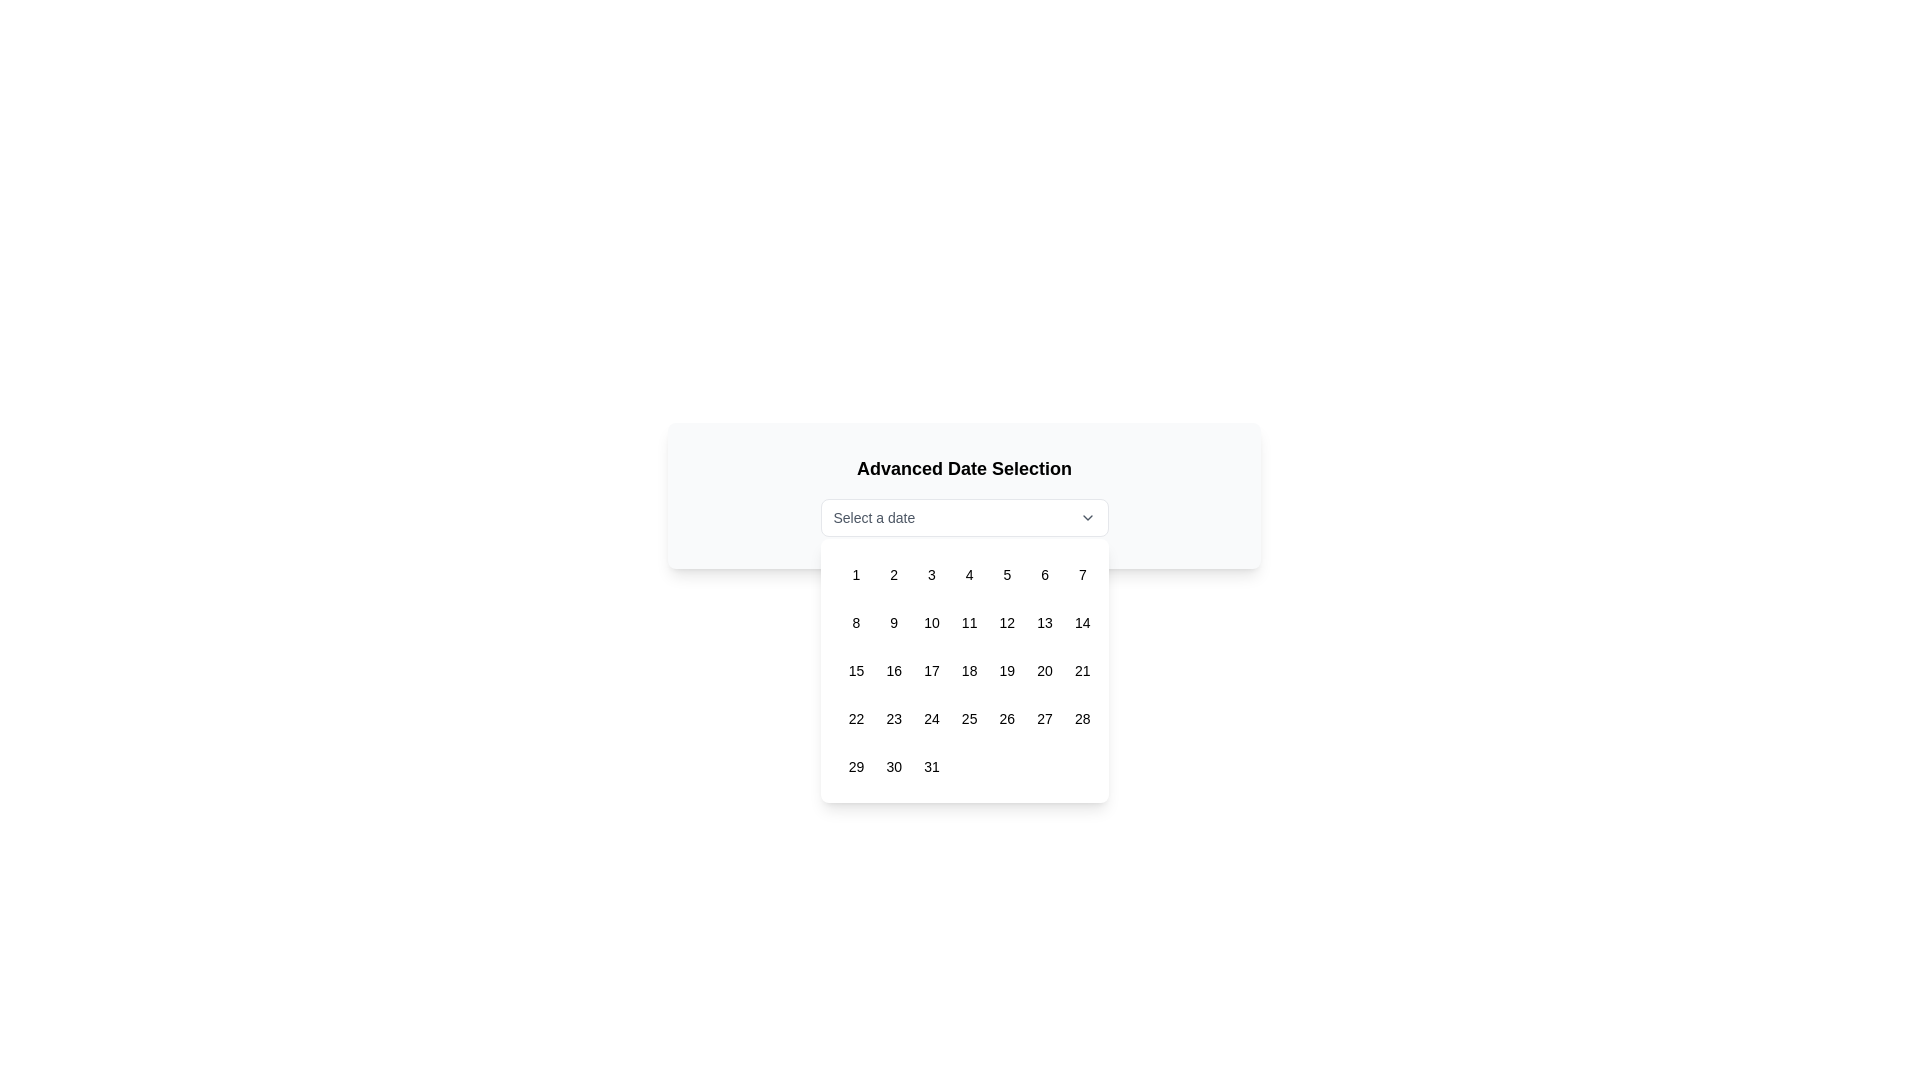 Image resolution: width=1920 pixels, height=1080 pixels. Describe the element at coordinates (1007, 671) in the screenshot. I see `the button displaying '19' in the date picker` at that location.